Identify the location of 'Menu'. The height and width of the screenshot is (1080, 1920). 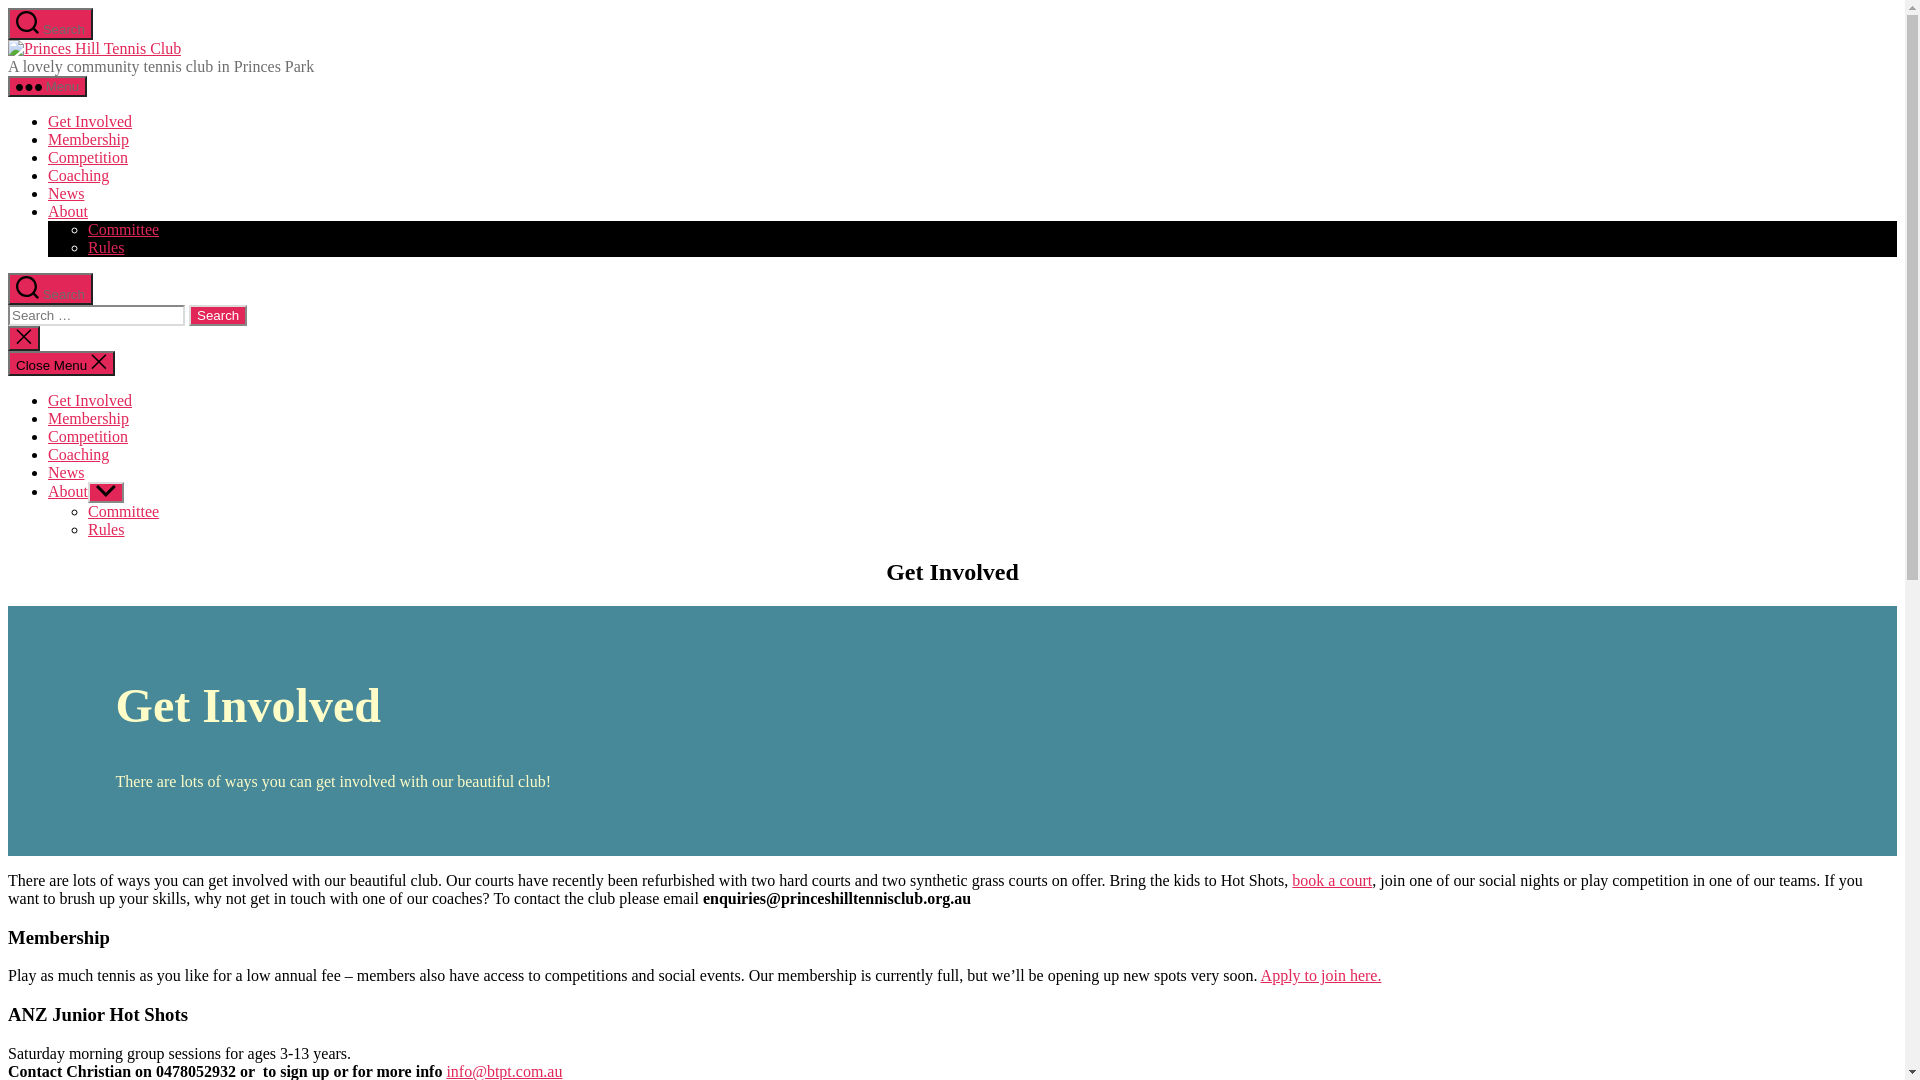
(47, 85).